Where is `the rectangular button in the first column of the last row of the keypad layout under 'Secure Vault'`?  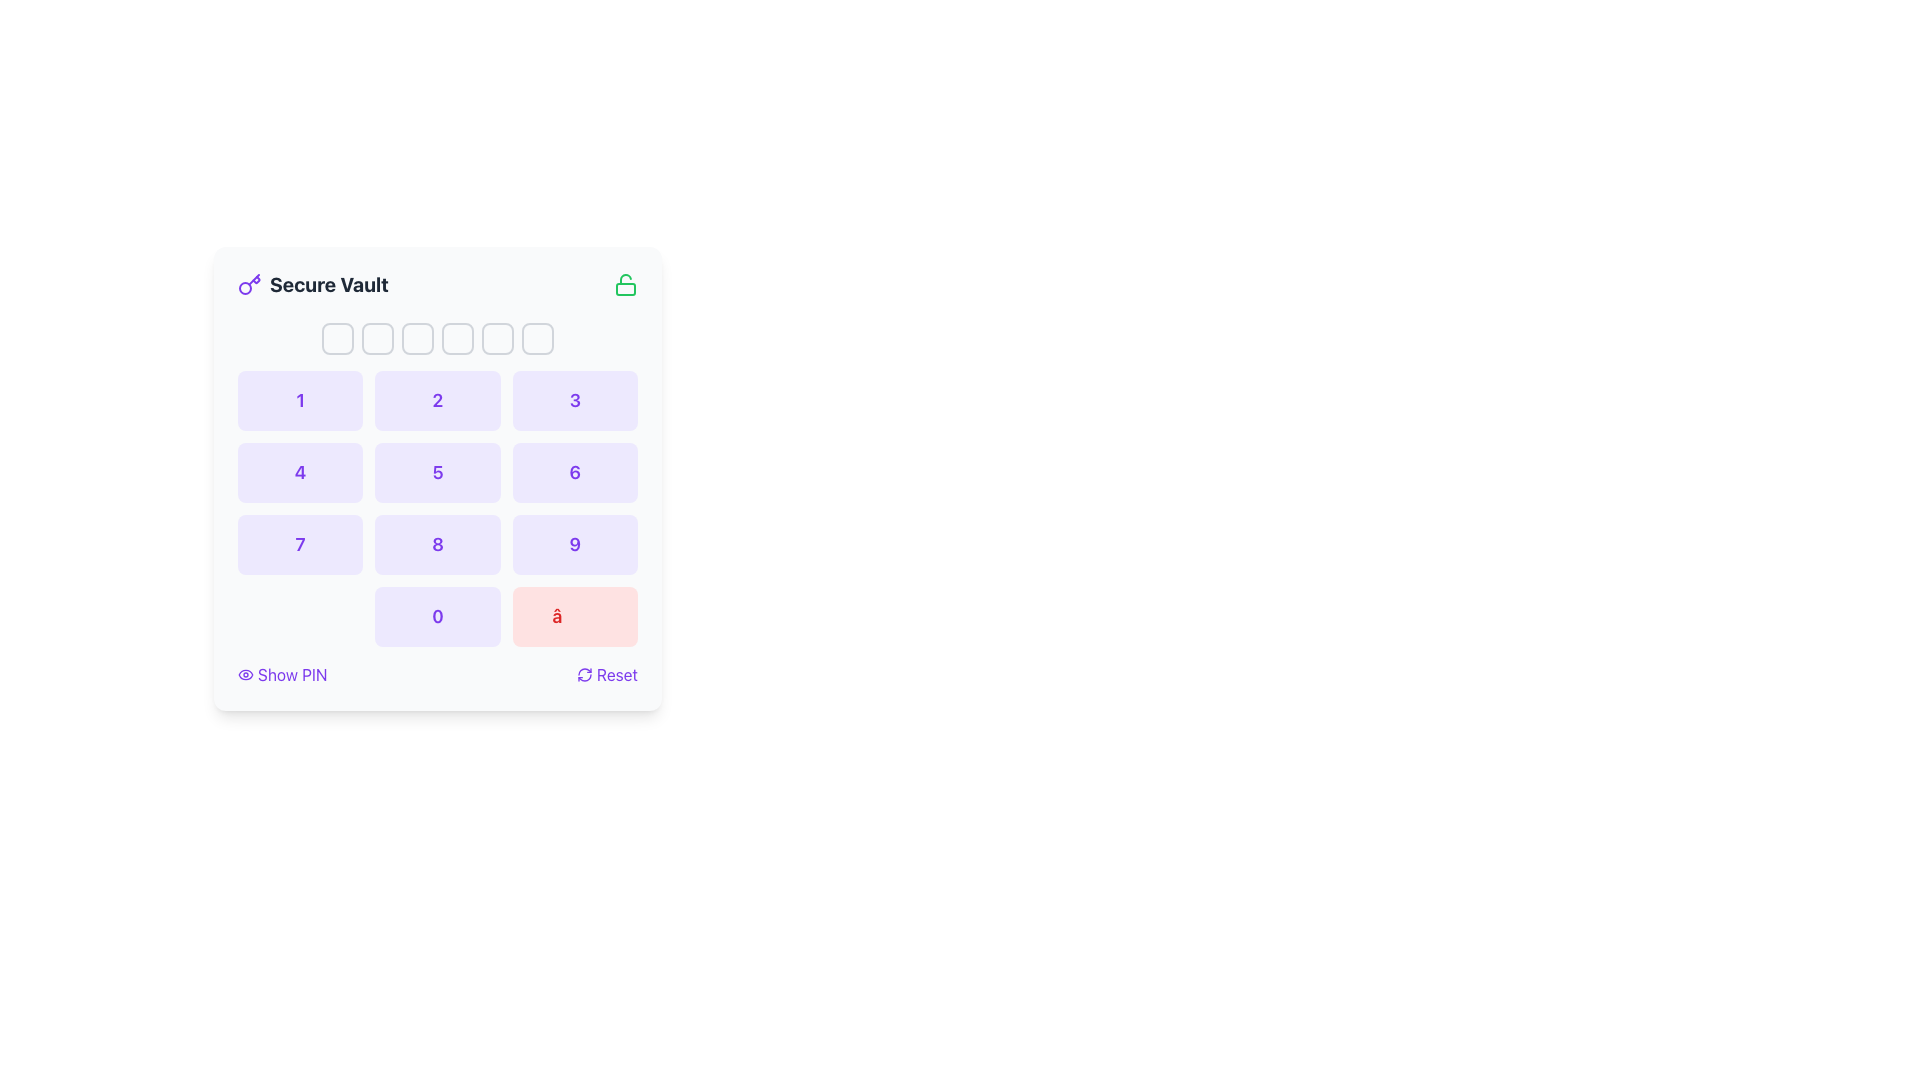 the rectangular button in the first column of the last row of the keypad layout under 'Secure Vault' is located at coordinates (299, 616).